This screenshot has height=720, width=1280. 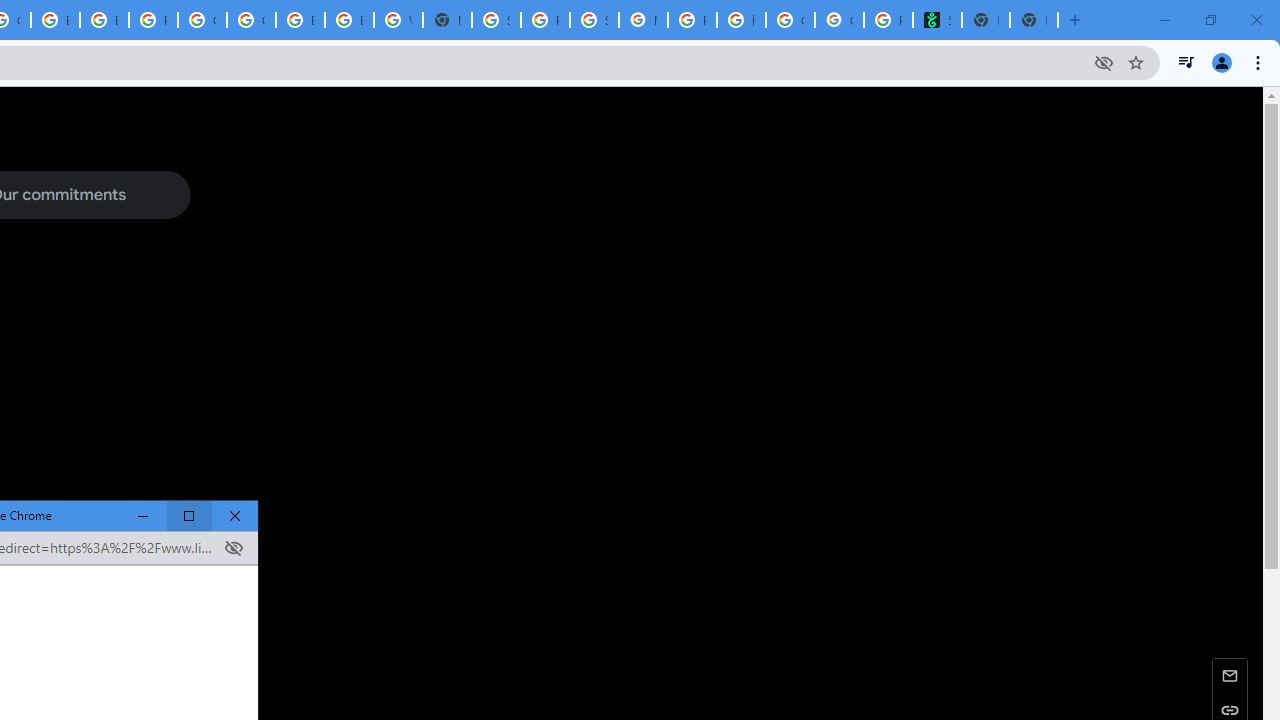 I want to click on 'Control your music, videos, and more', so click(x=1185, y=61).